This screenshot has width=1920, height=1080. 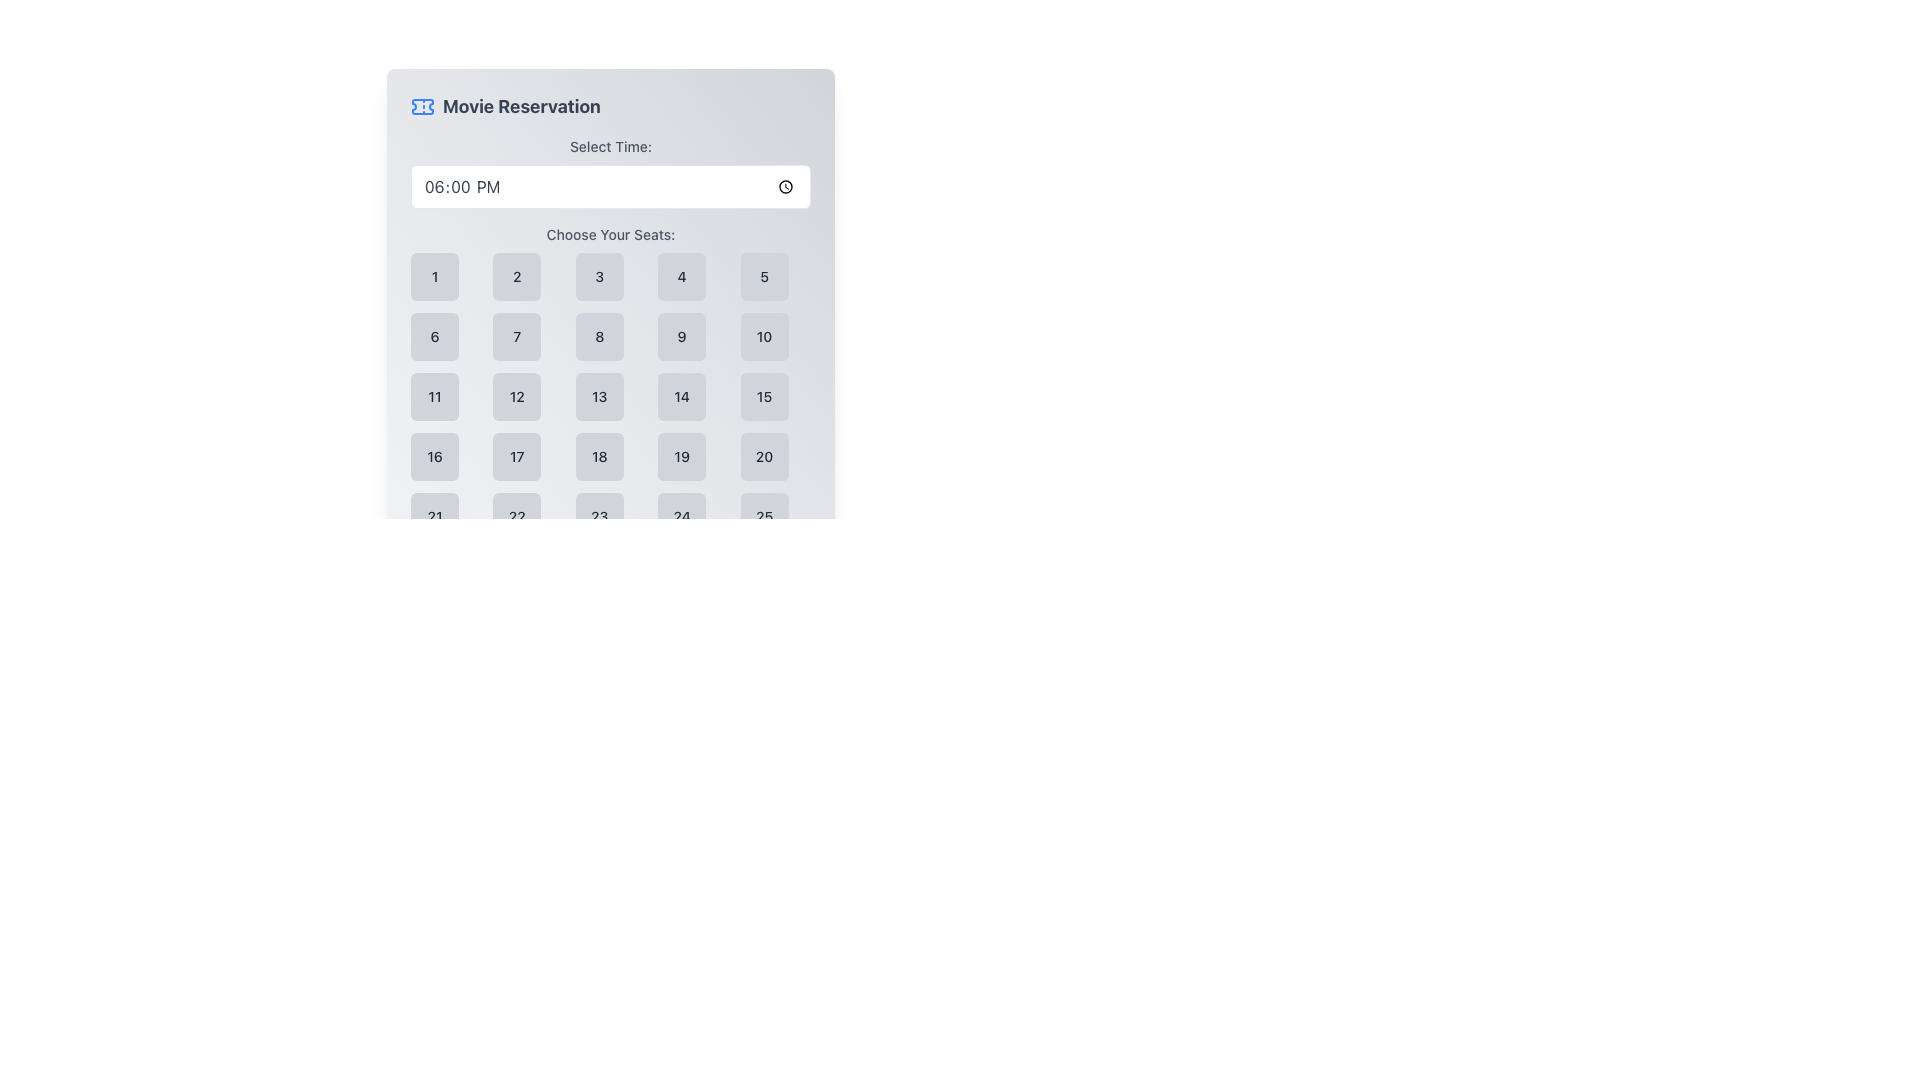 What do you see at coordinates (609, 172) in the screenshot?
I see `the Time picker input field located below the 'Movie Reservation' section title` at bounding box center [609, 172].